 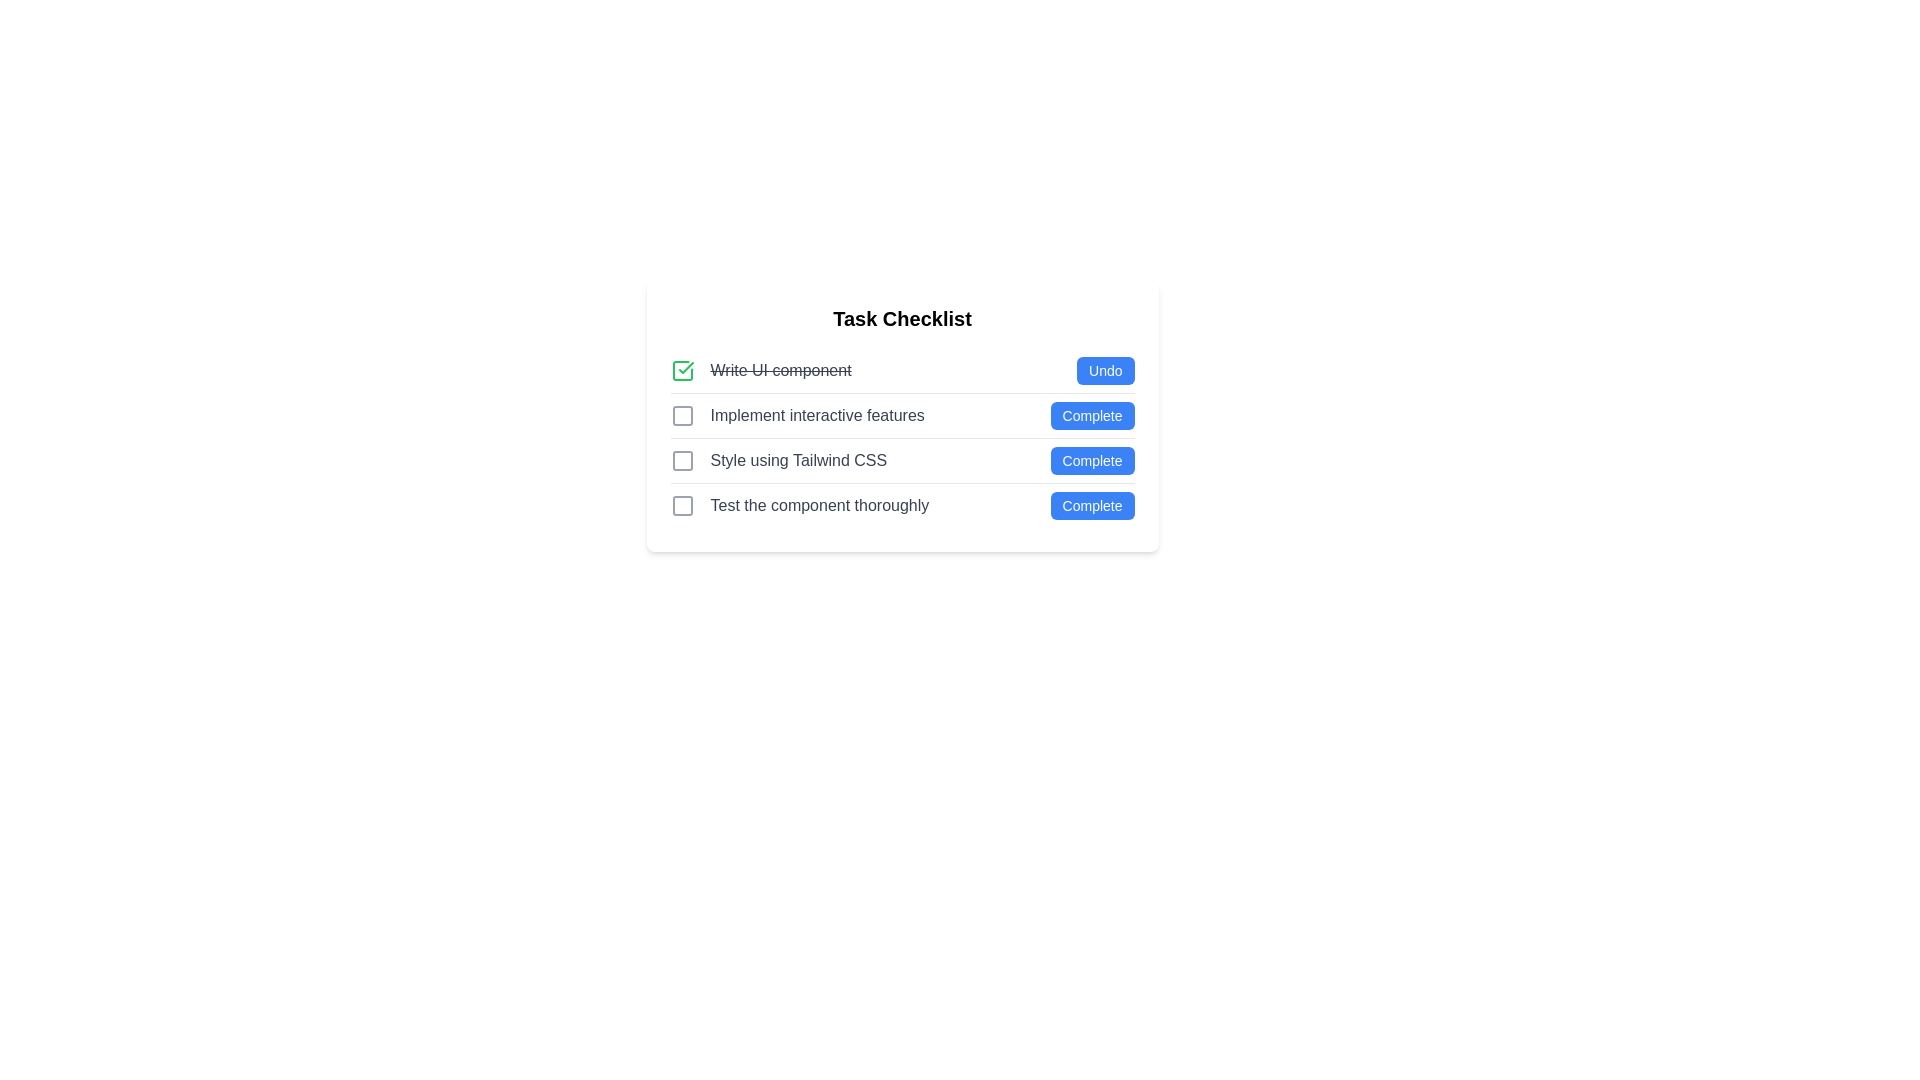 I want to click on the boundary outline of the rounded square enclosing the green checkmark icon that is part of the checklist item labeled 'Write UI component', so click(x=682, y=370).